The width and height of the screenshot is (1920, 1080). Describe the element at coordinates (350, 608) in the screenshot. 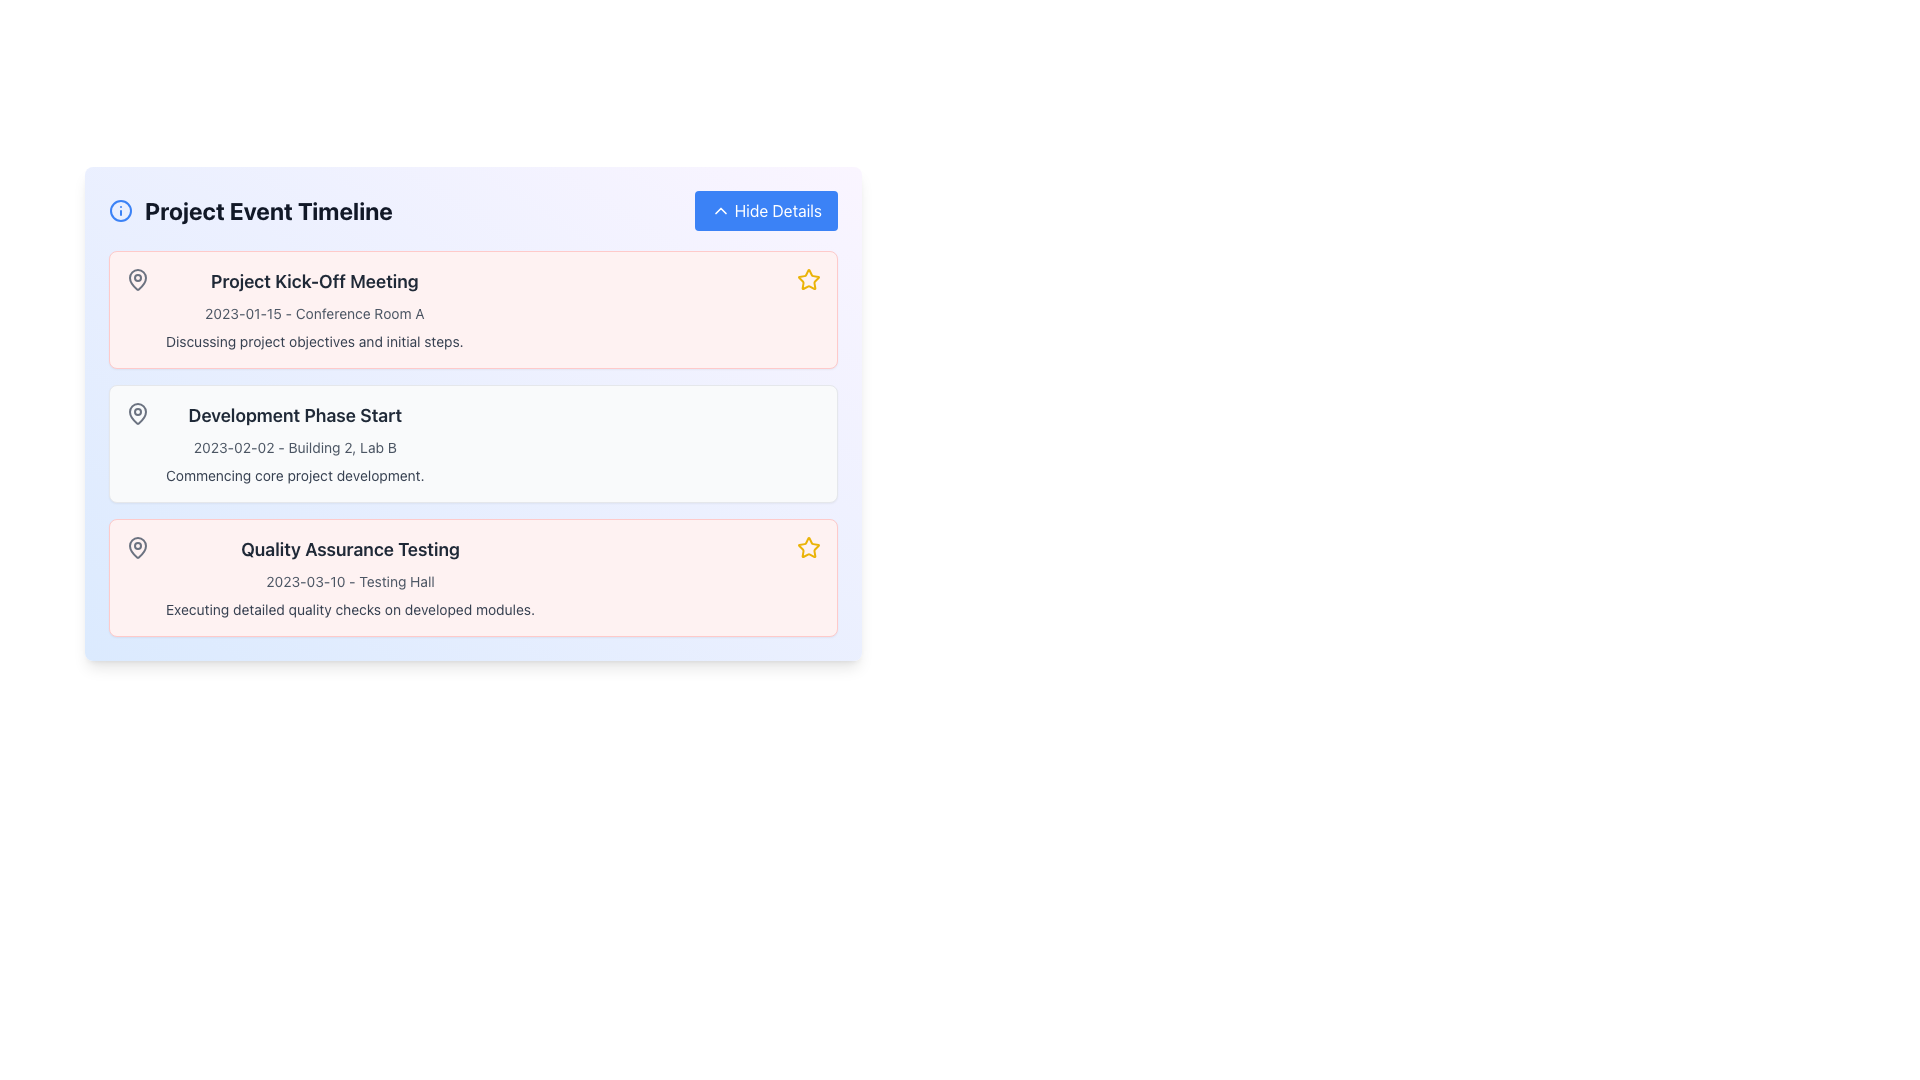

I see `the Text Content that provides additional descriptive context regarding the quality checks performed on modules, located as the third line of text within the card titled 'Quality Assurance Testing', which is the last card under the 'Project Event Timeline' header` at that location.